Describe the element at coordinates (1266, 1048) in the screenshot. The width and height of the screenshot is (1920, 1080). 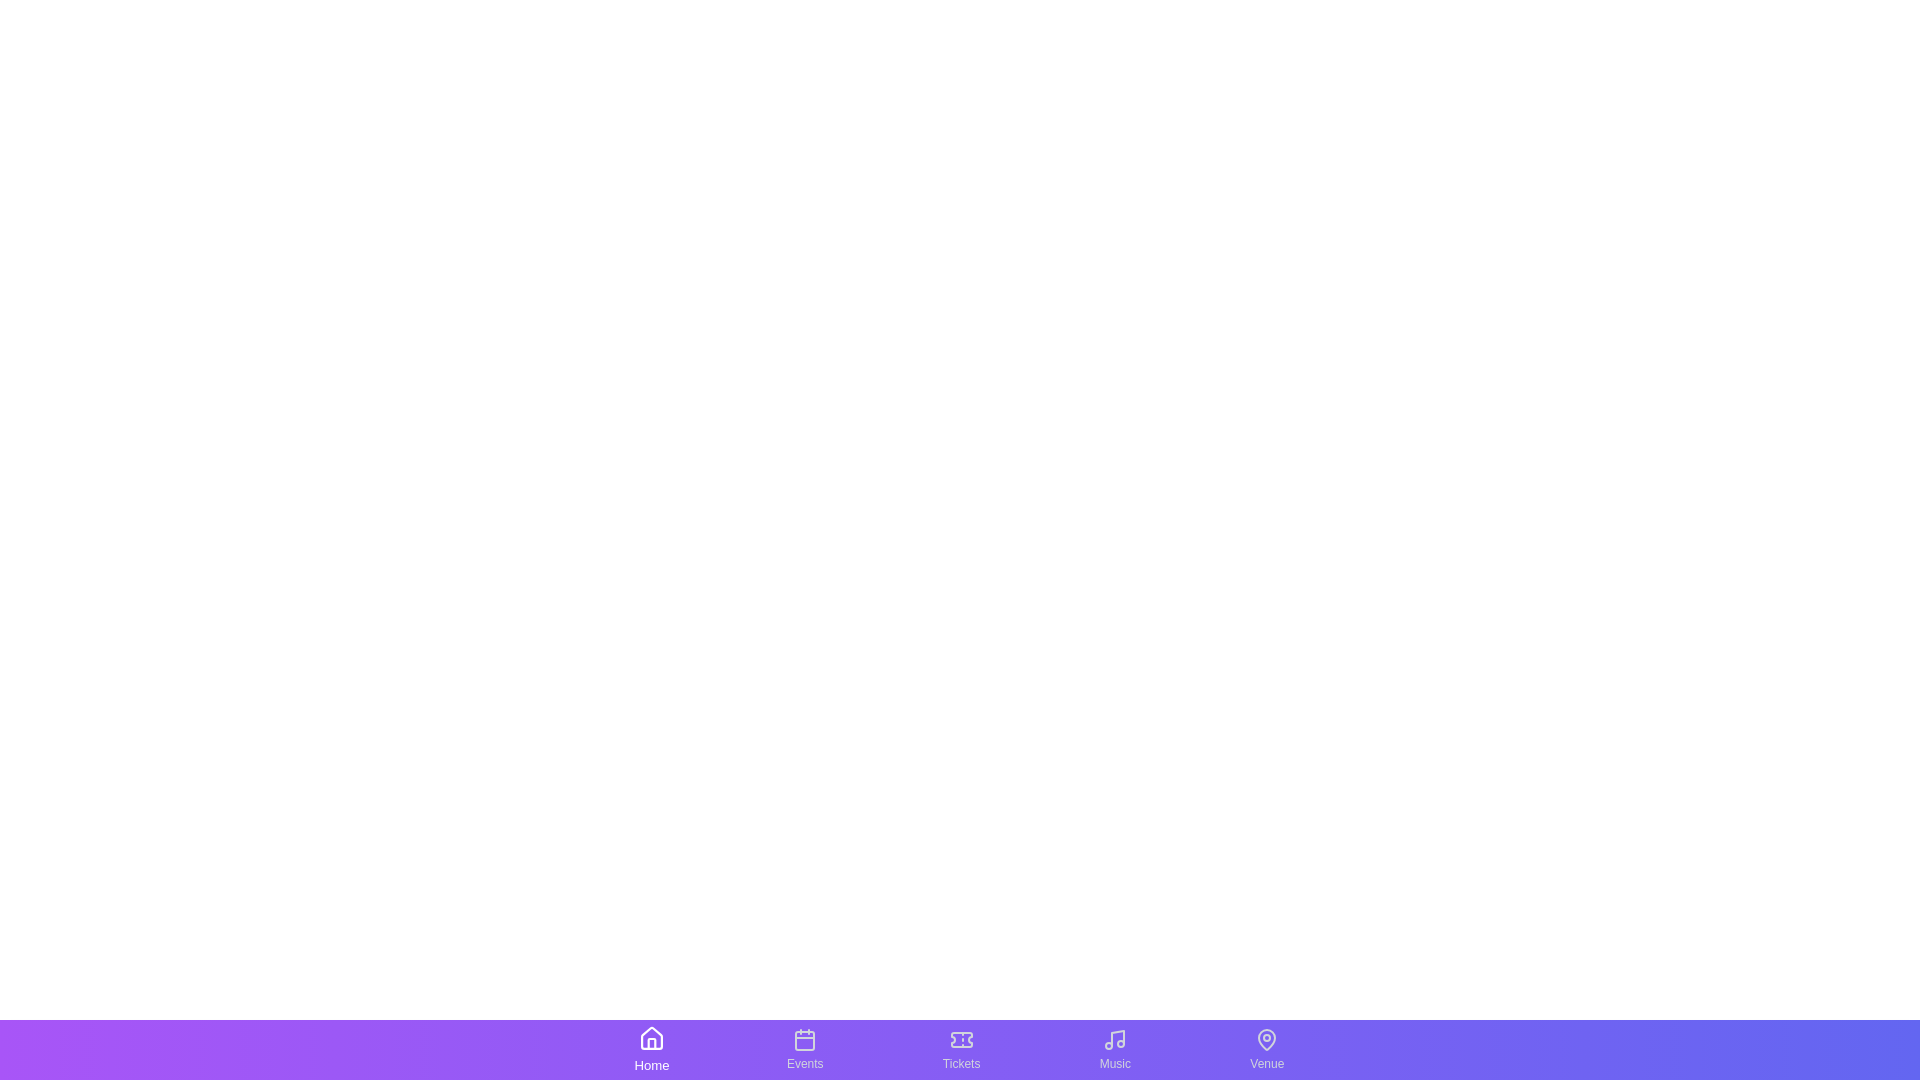
I see `the tab labeled Venue to navigate to its section` at that location.